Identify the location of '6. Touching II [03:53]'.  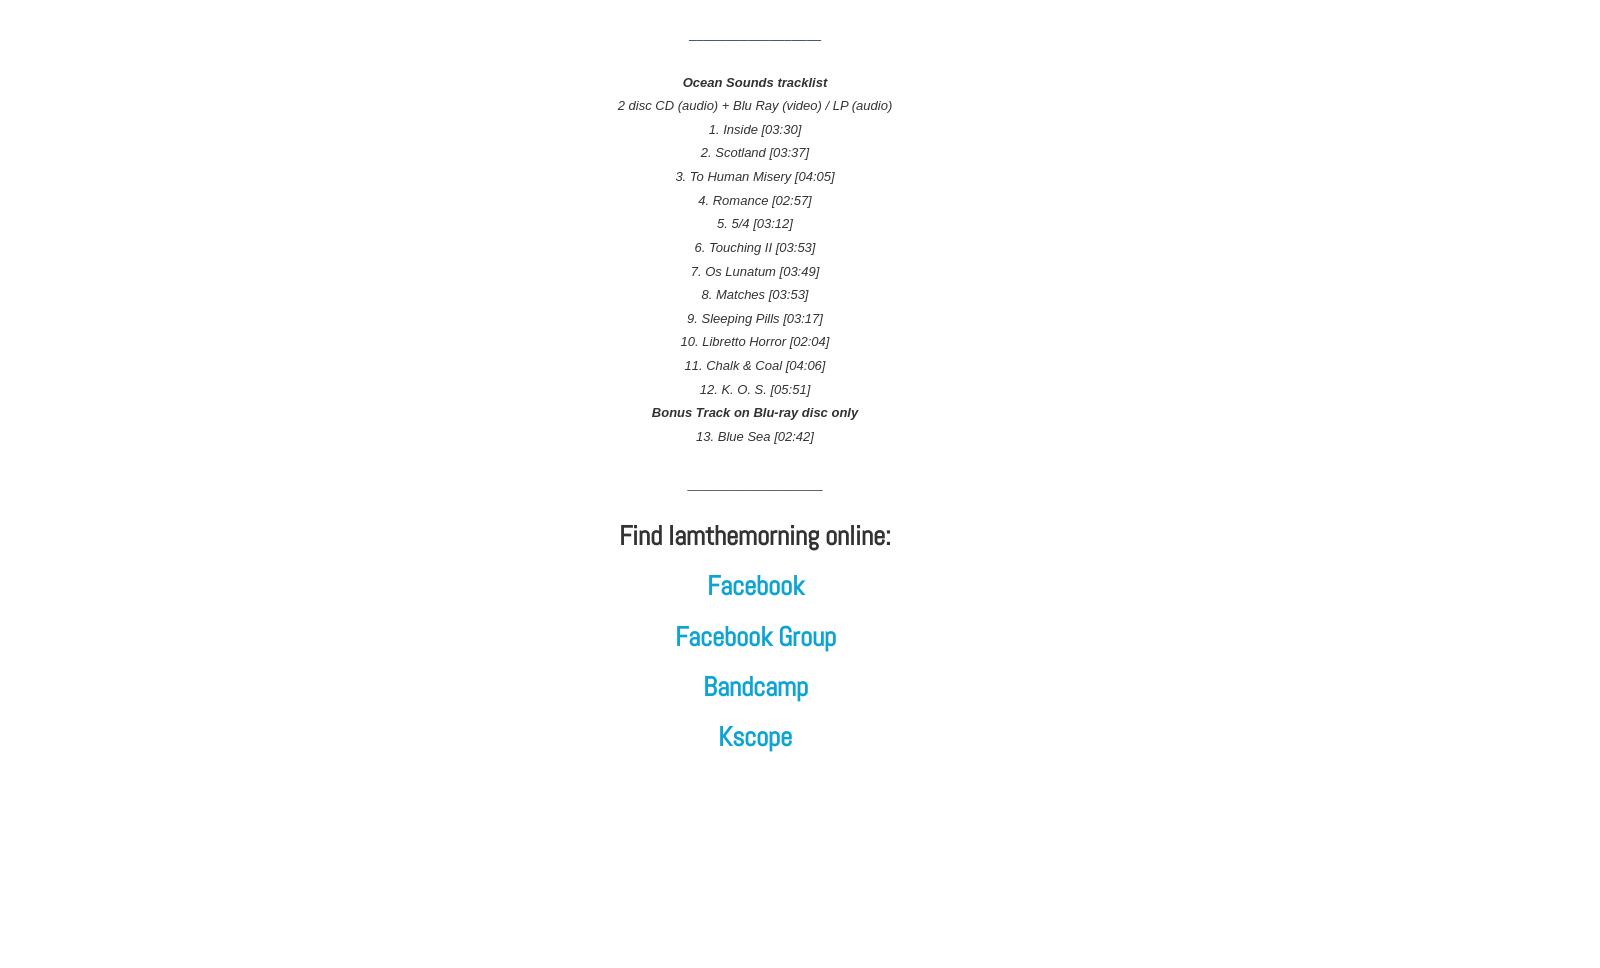
(754, 246).